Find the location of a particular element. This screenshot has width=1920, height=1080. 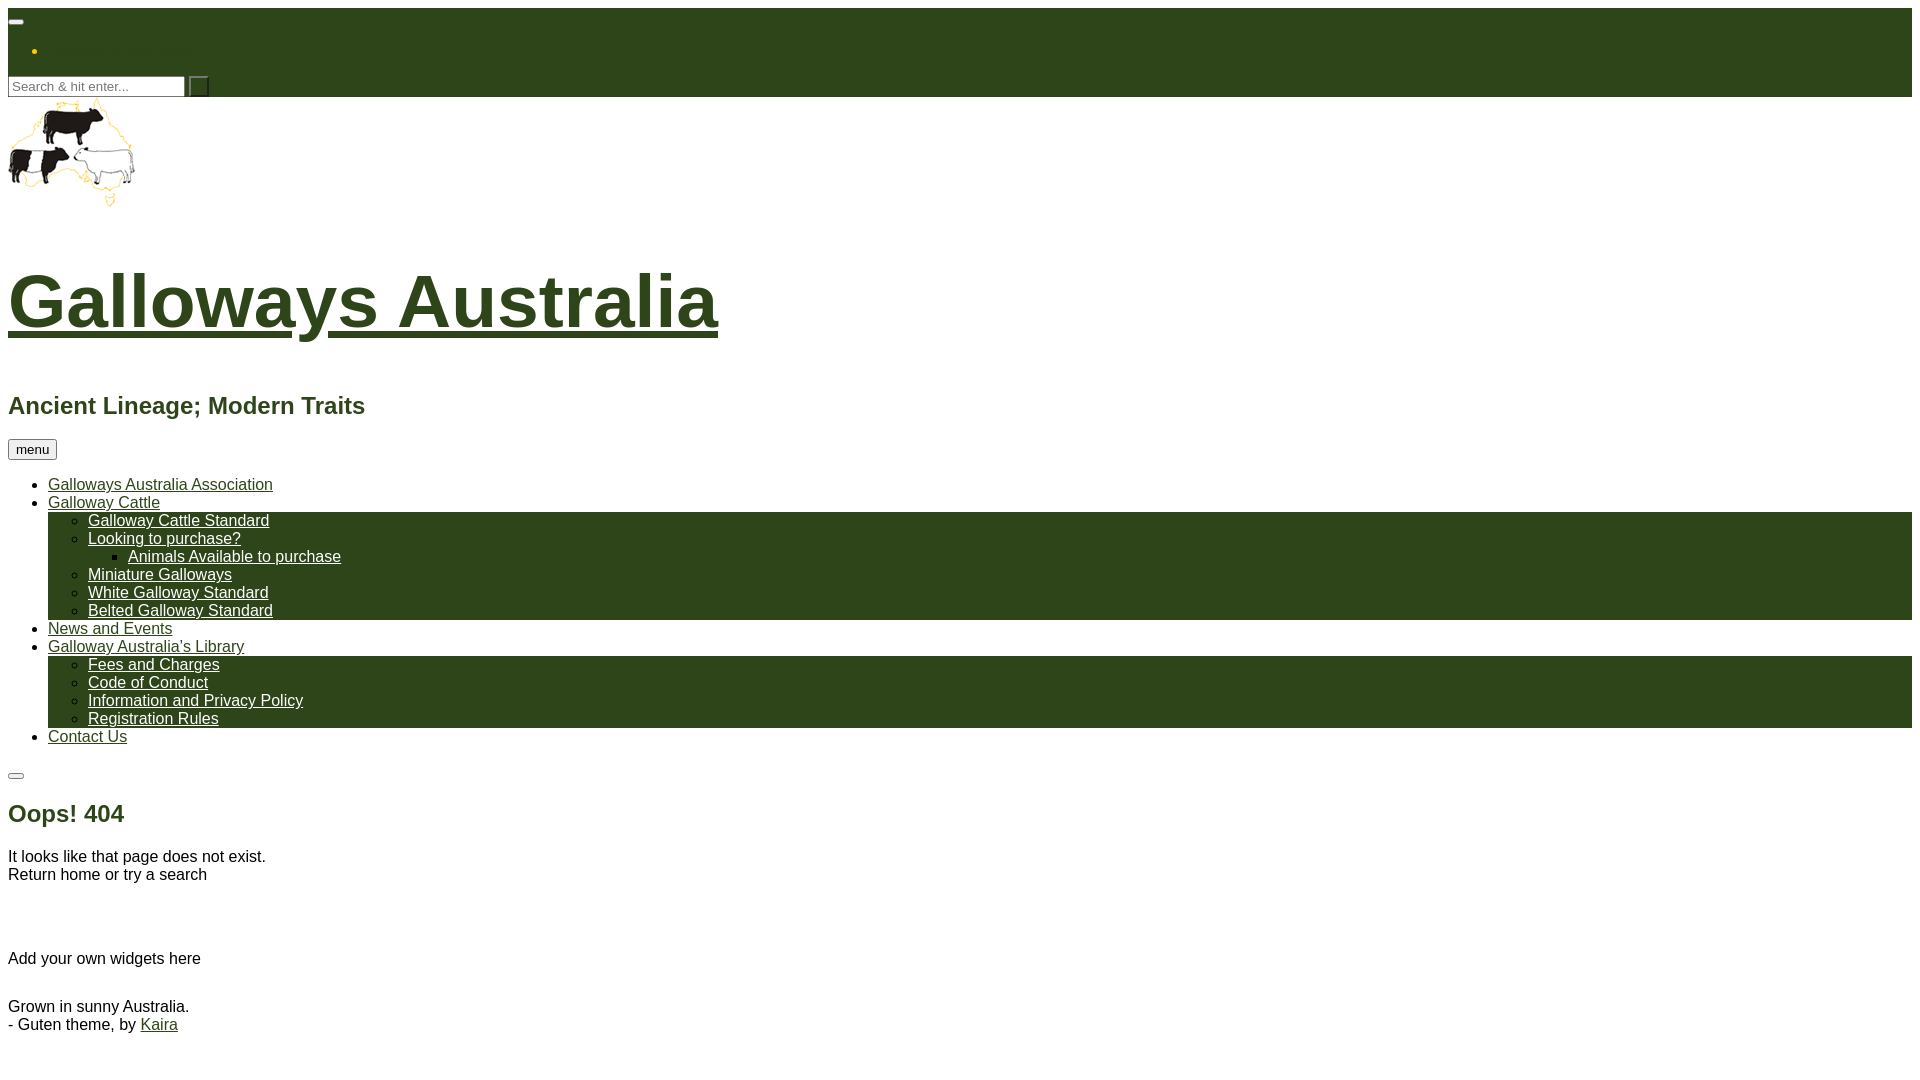

'Galloway Cattle' is located at coordinates (103, 501).